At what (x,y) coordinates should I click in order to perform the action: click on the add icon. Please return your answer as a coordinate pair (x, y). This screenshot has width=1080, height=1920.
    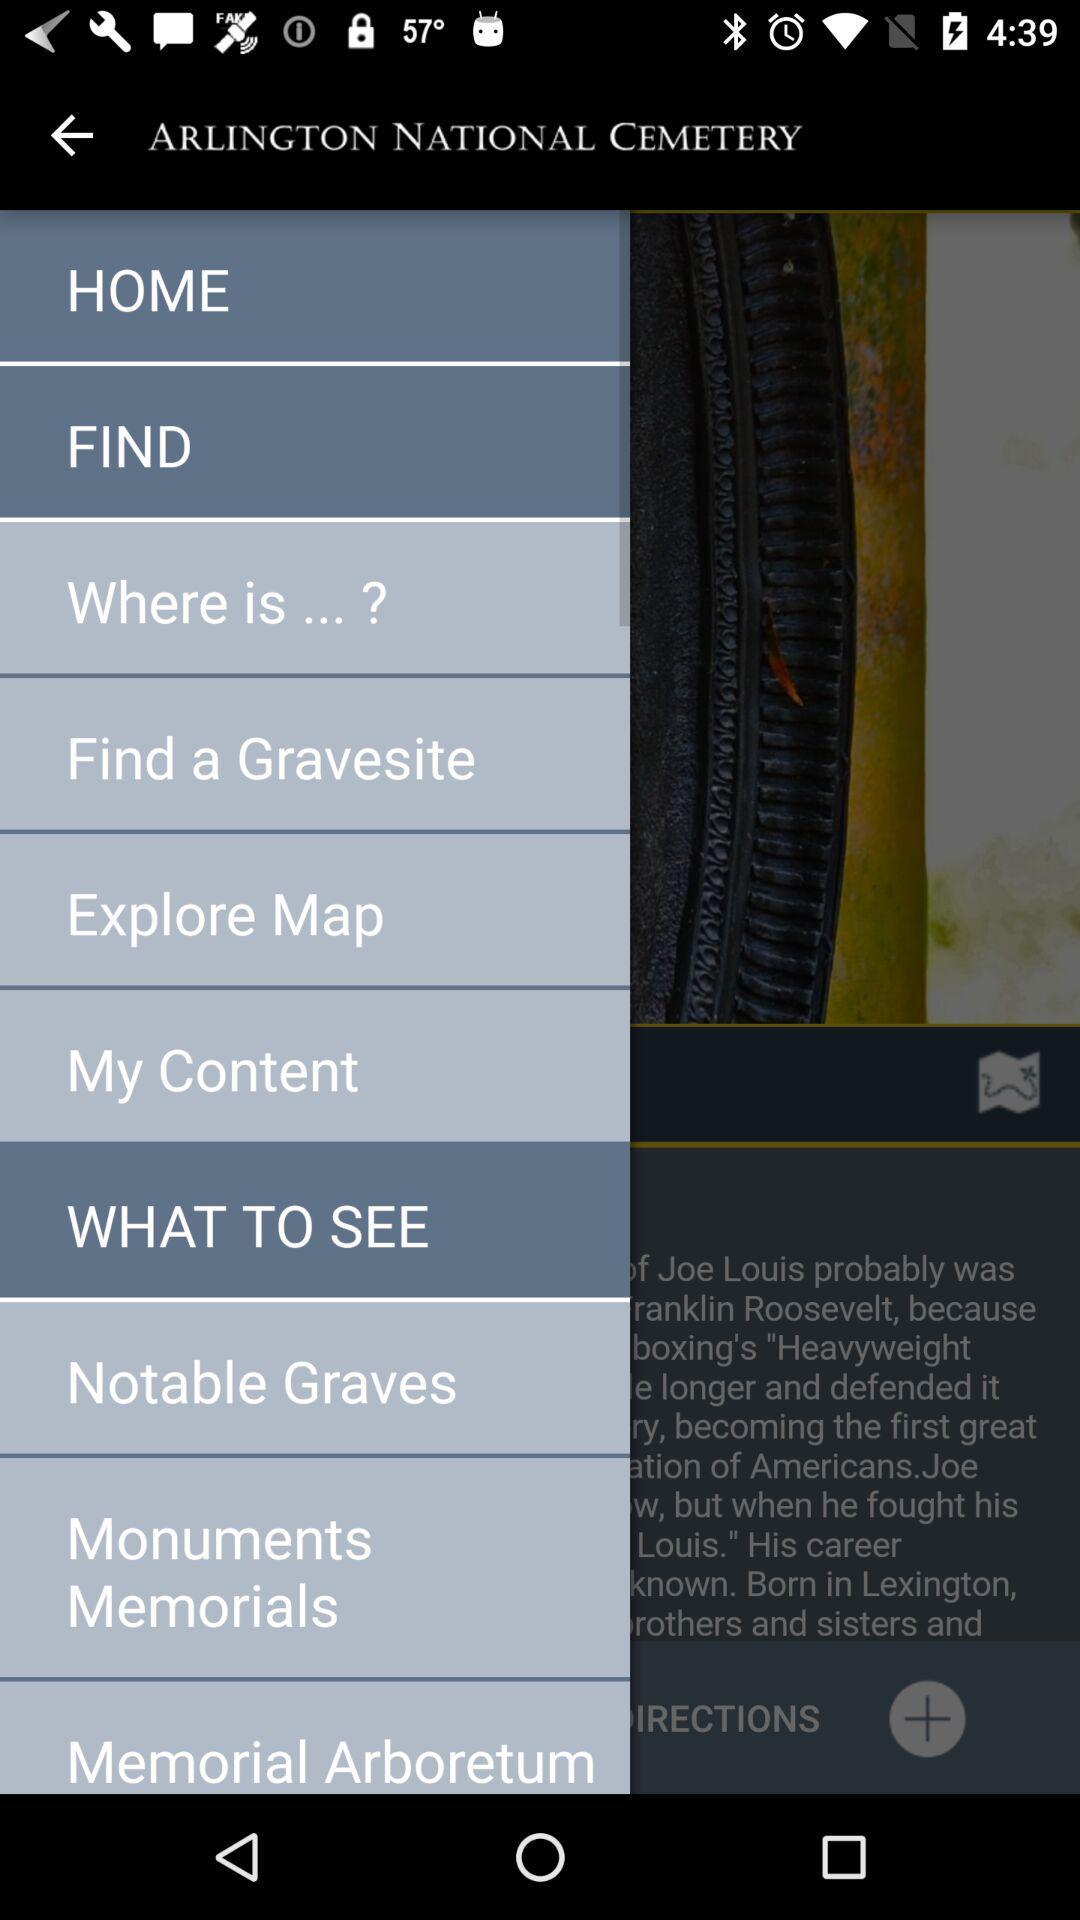
    Looking at the image, I should click on (926, 1716).